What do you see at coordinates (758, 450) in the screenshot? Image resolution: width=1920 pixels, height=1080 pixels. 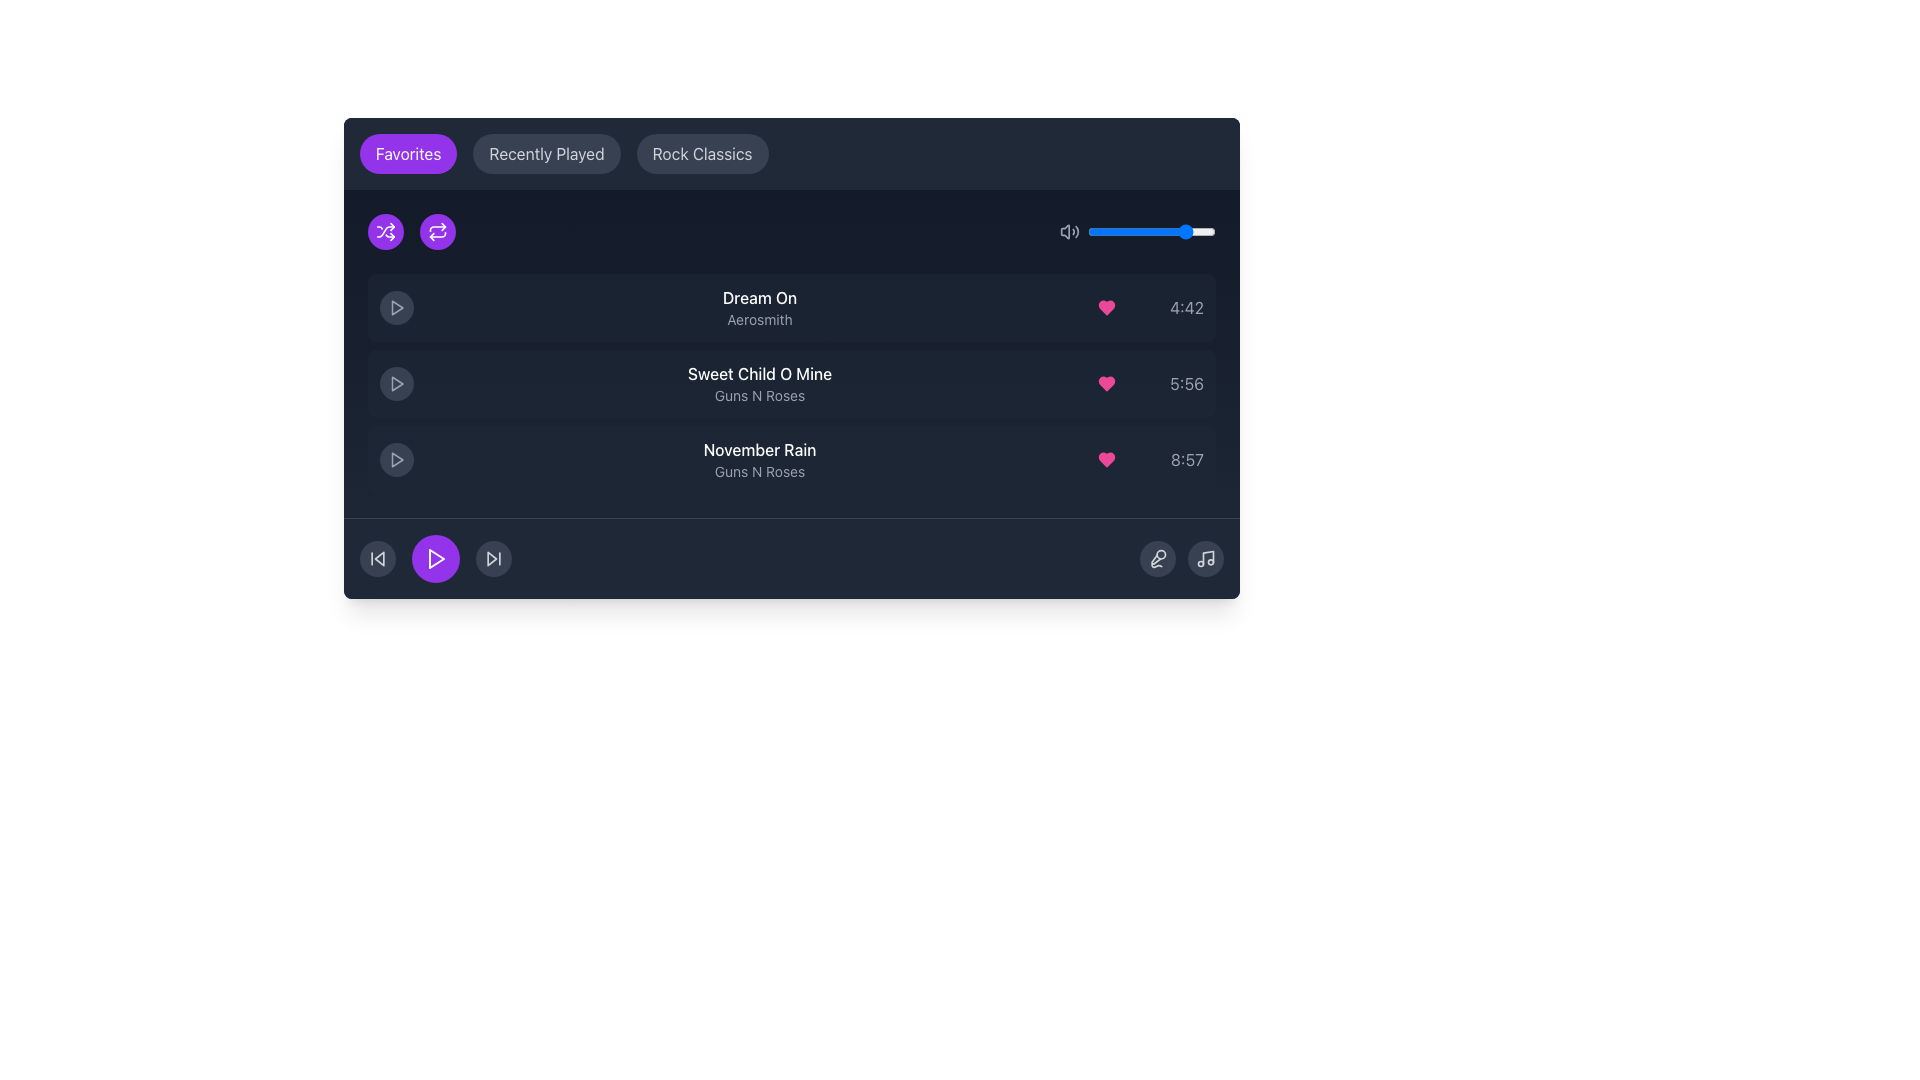 I see `text label displaying 'November Rain' in bold white font, which is located in the third row of the playlist interface, above the artist information 'Guns N Roses'` at bounding box center [758, 450].